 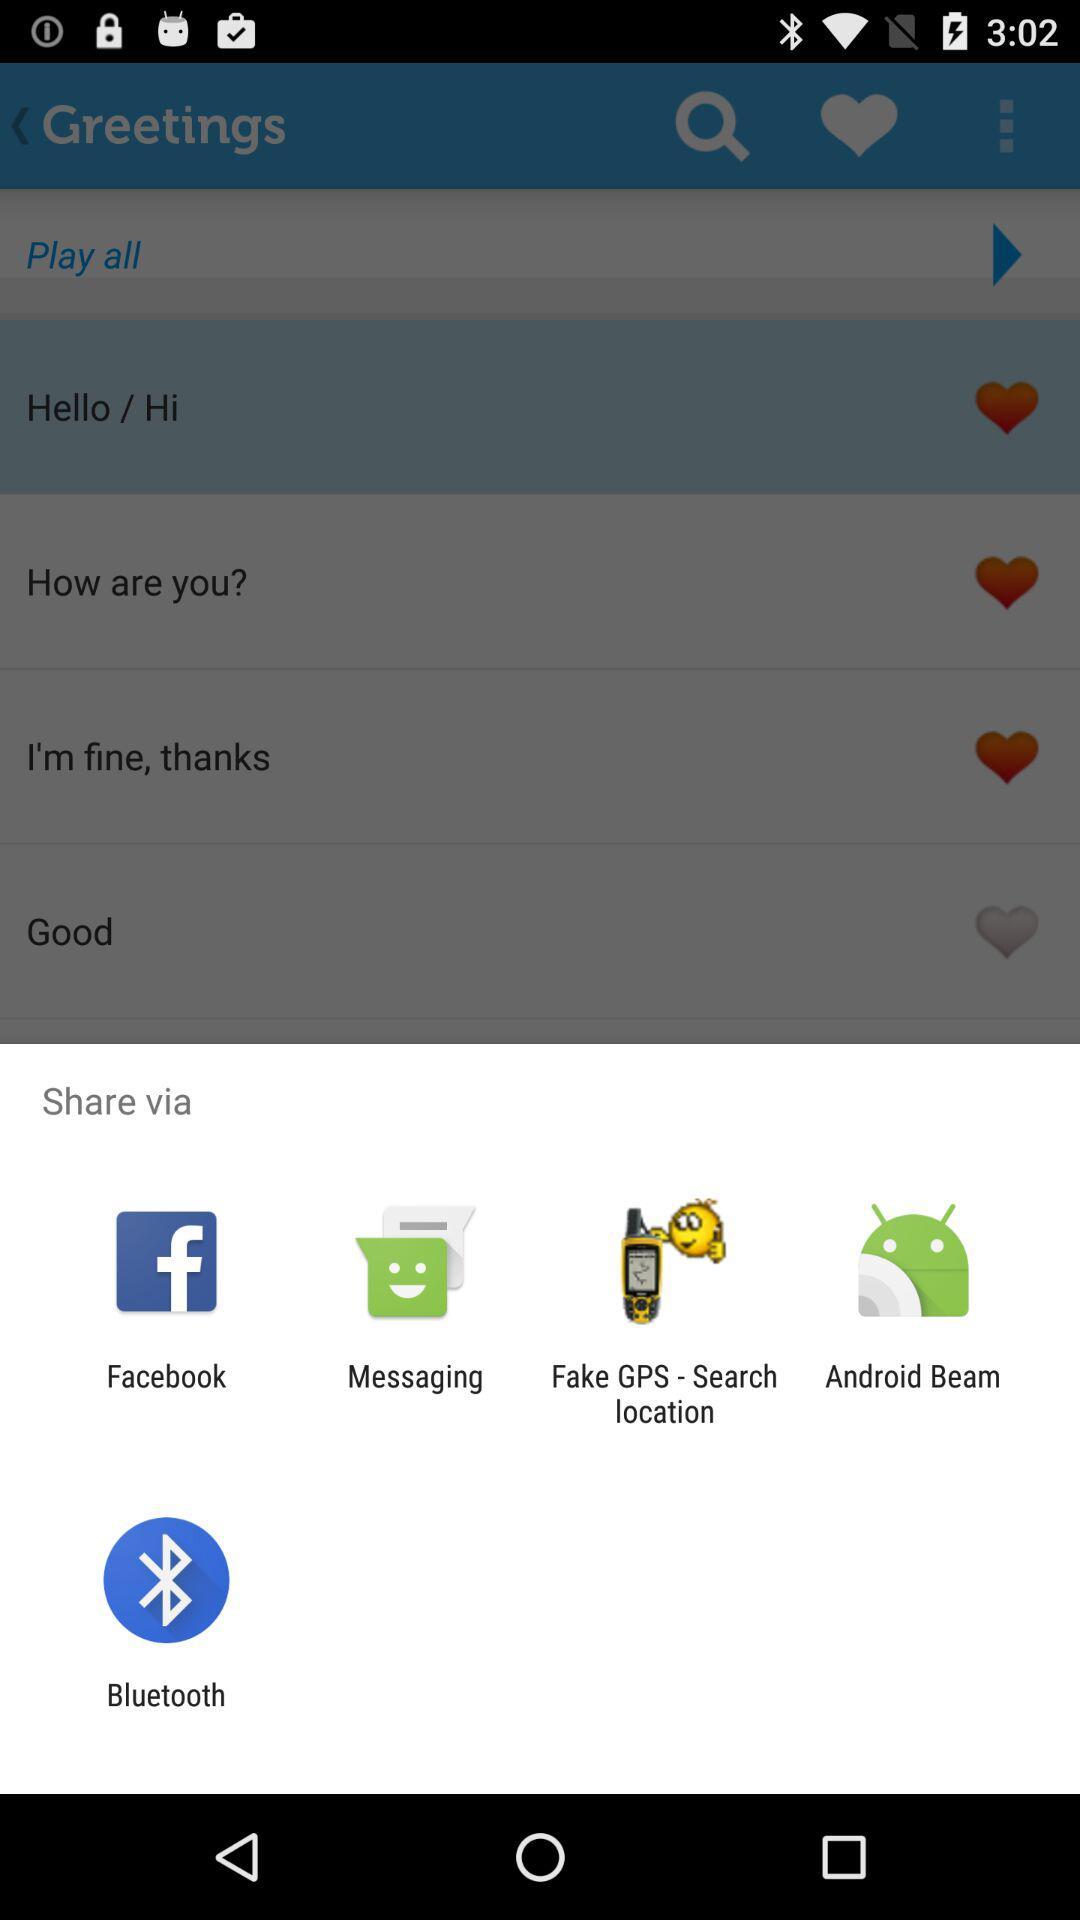 I want to click on icon next to the messaging item, so click(x=165, y=1392).